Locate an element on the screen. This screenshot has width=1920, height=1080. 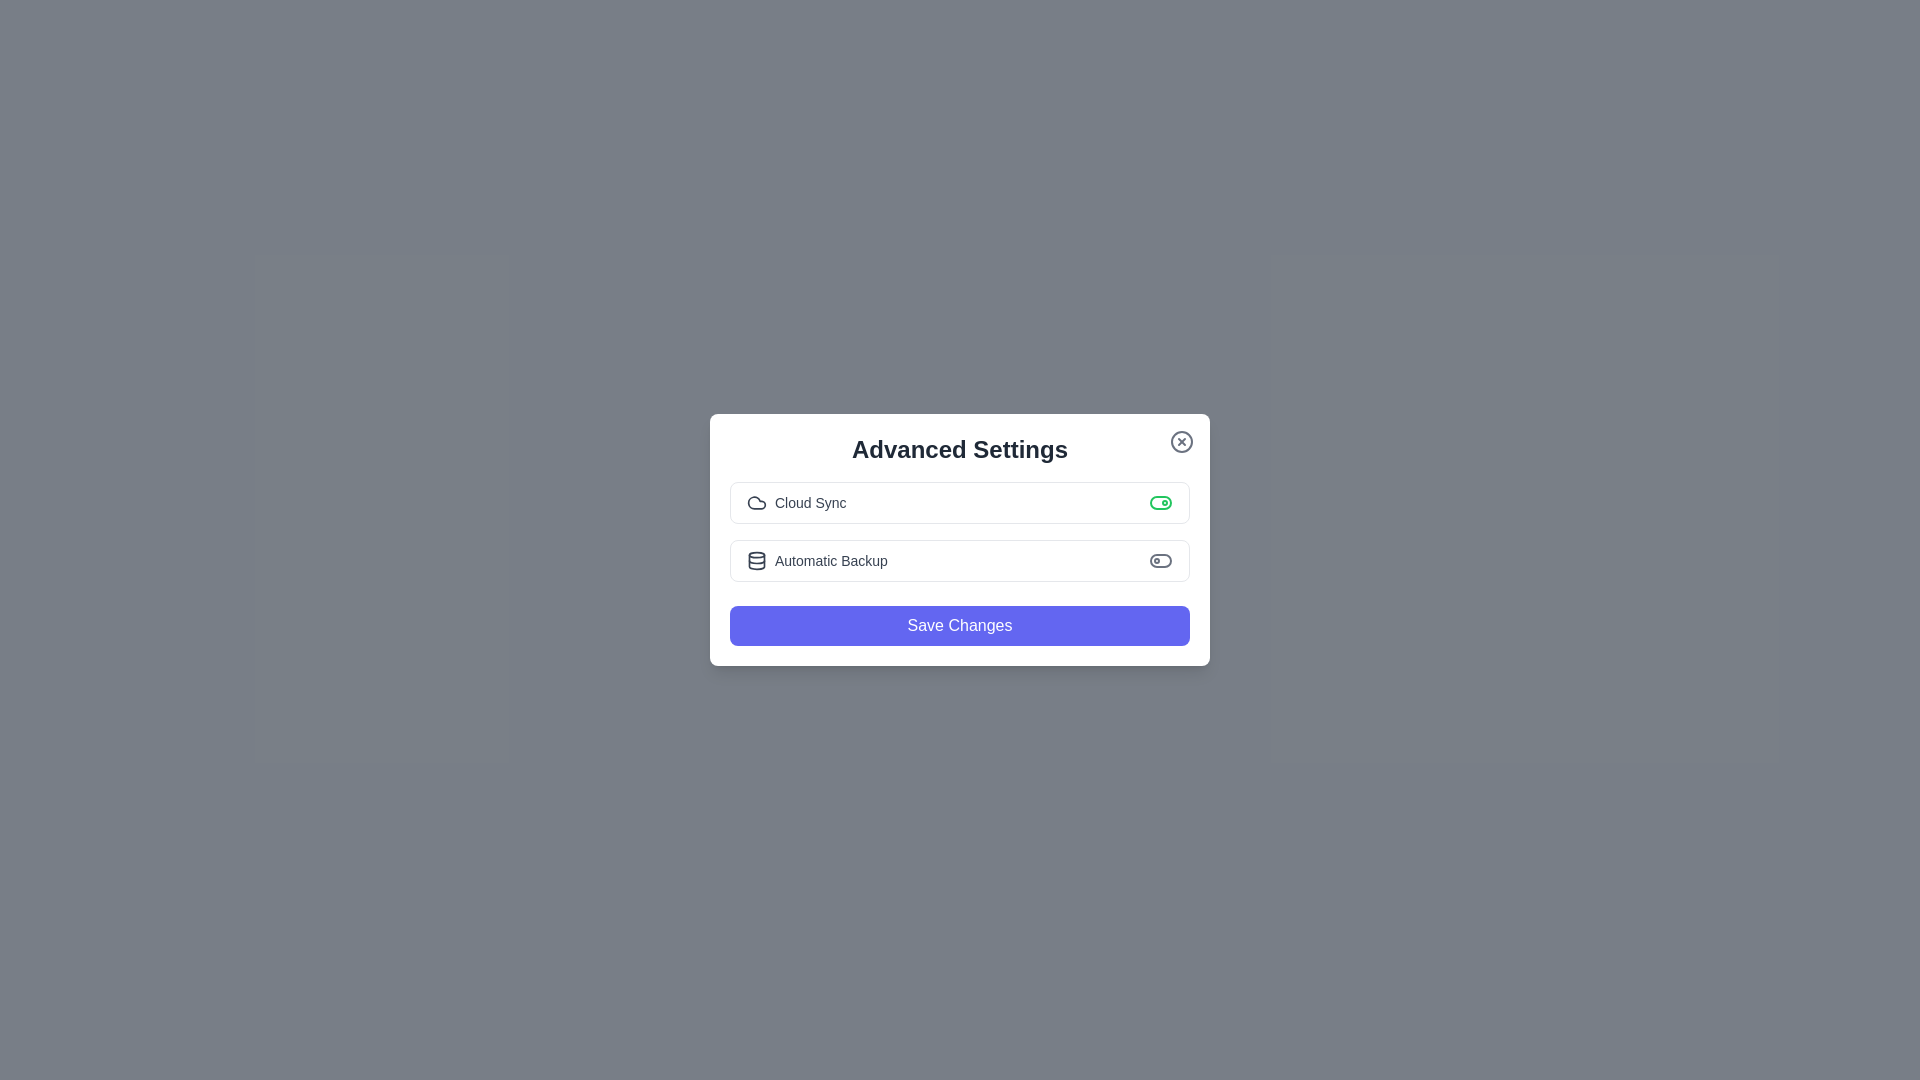
the circular SVG graphic that forms part of the close button in the top-right corner of the 'Advanced Settings' modal is located at coordinates (1181, 441).